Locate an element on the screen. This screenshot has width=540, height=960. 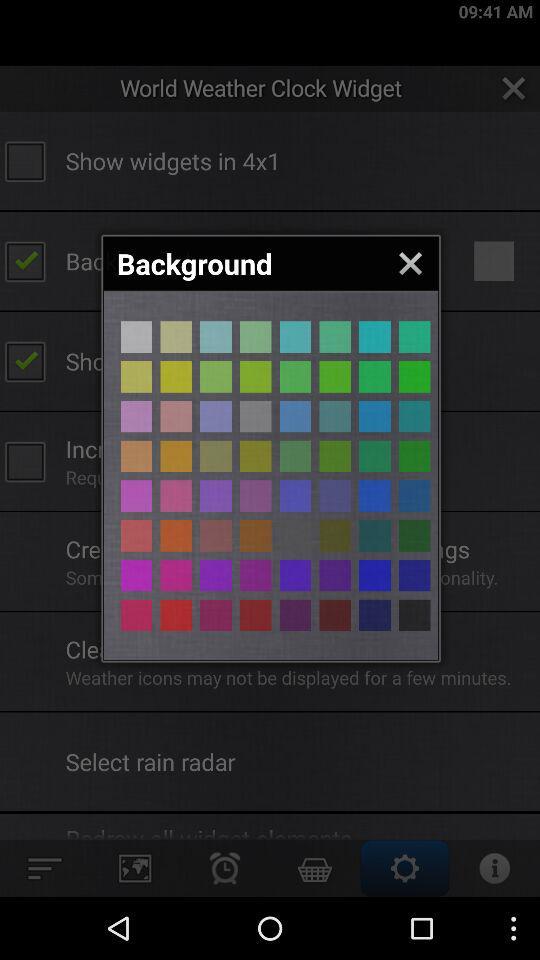
navy background color is located at coordinates (374, 575).